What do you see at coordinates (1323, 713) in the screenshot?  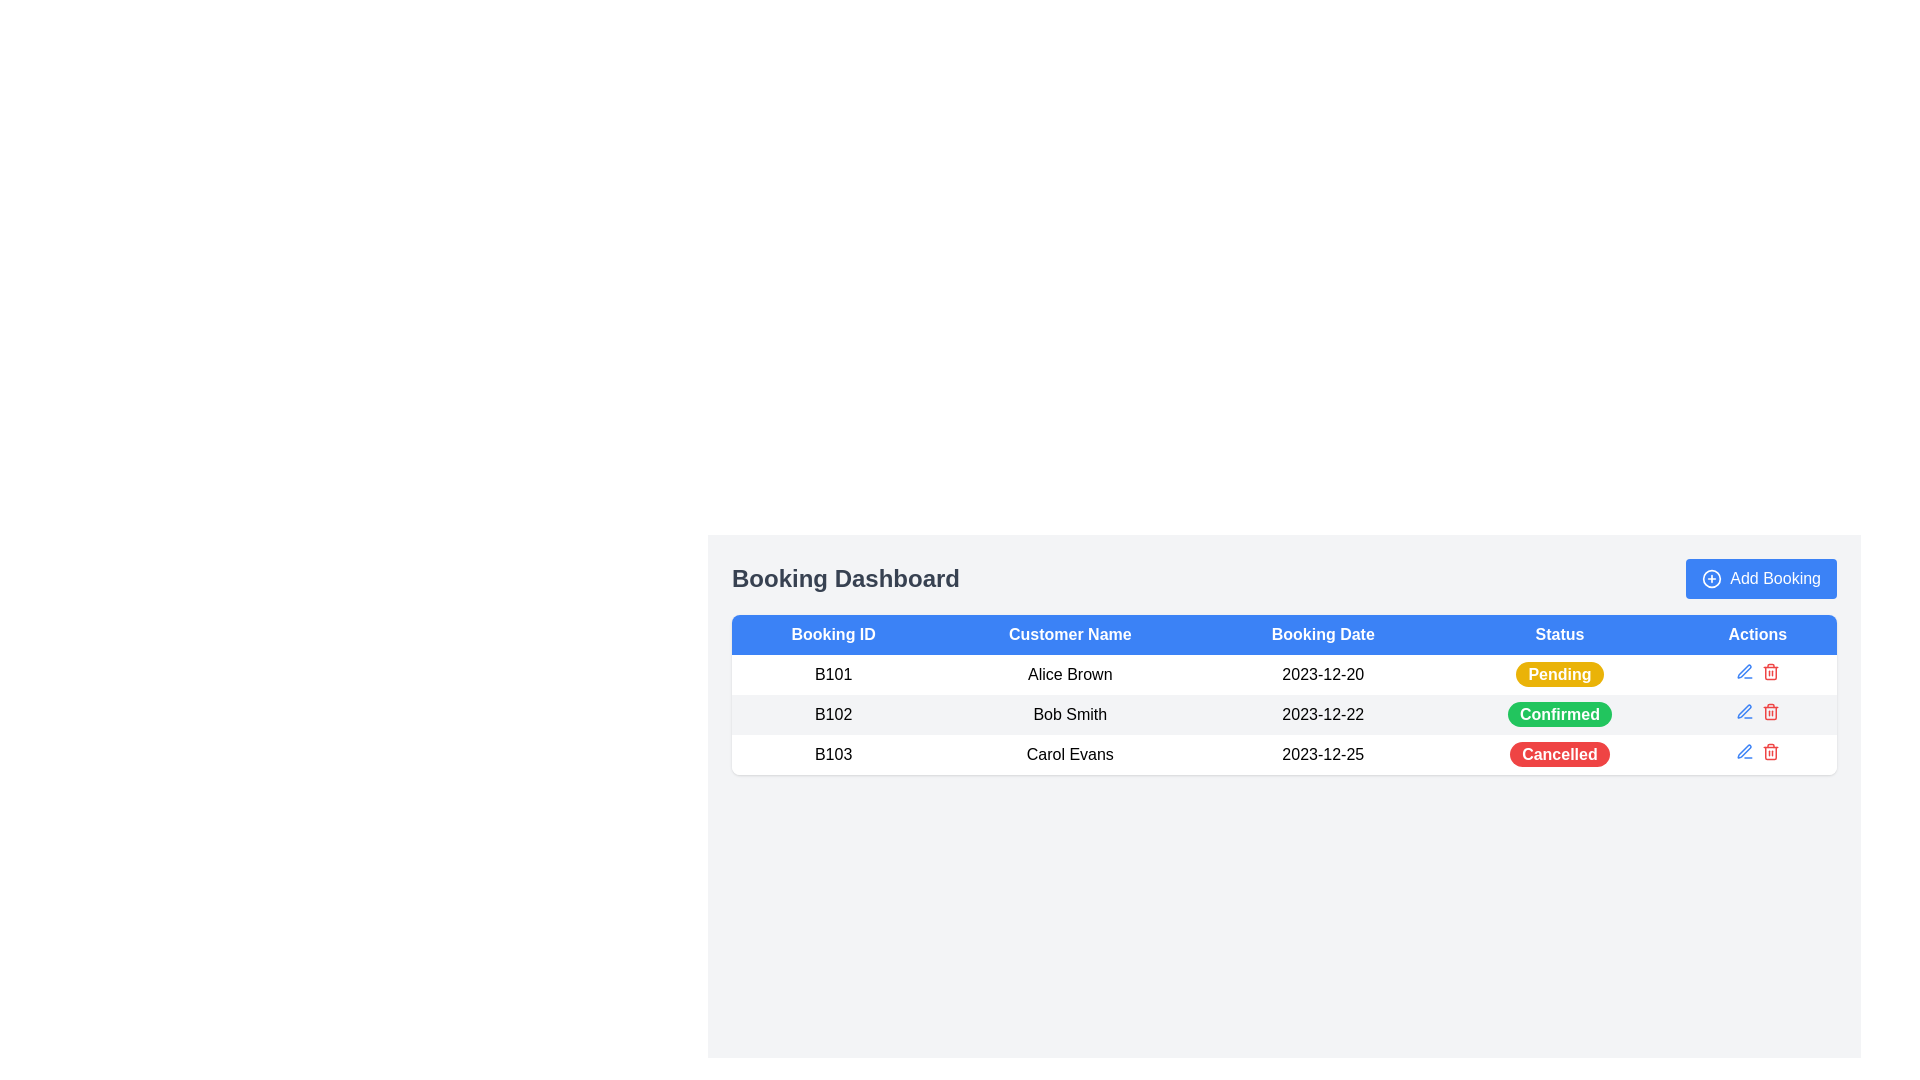 I see `the non-interactive text label that displays the booking date for 'Bob Smith' (Booking ID: B102) in the 'Booking Date' column of the booking table` at bounding box center [1323, 713].